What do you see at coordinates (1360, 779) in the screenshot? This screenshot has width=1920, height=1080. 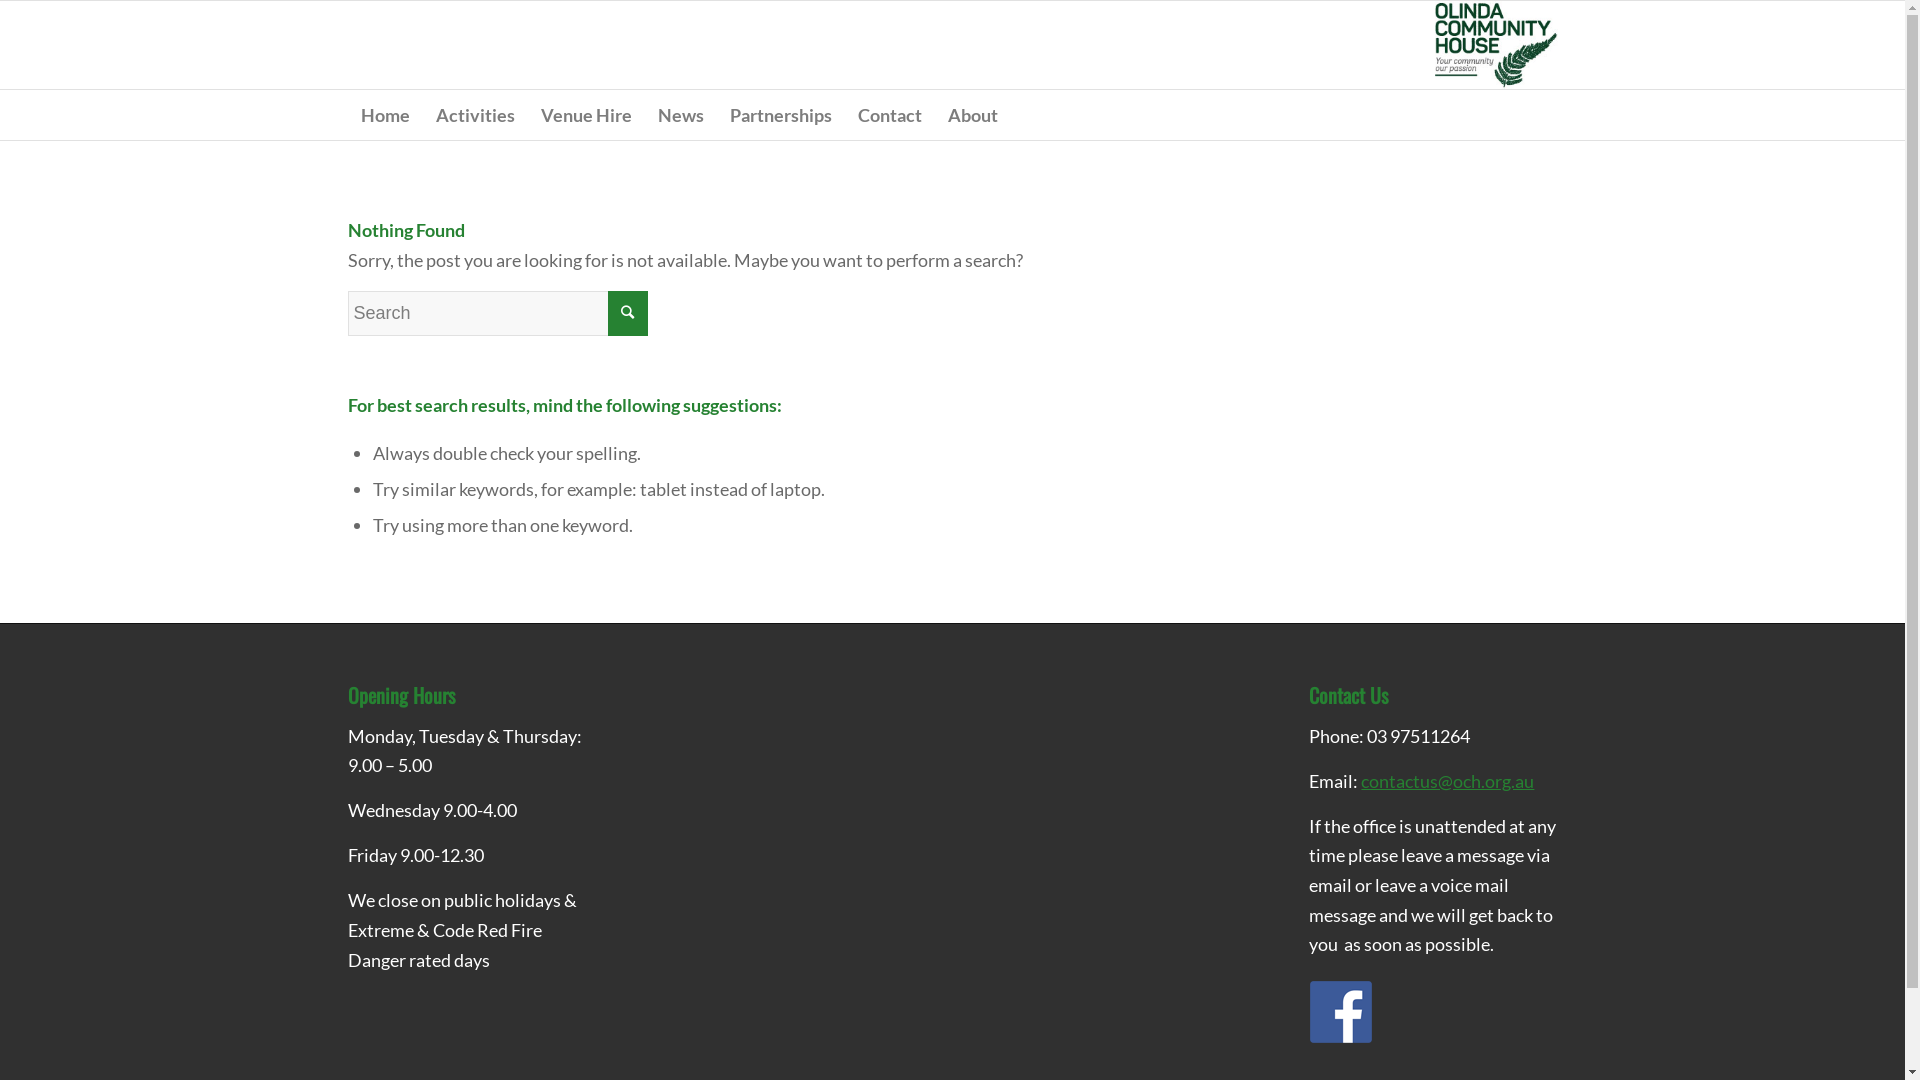 I see `'contactus@och.org.au'` at bounding box center [1360, 779].